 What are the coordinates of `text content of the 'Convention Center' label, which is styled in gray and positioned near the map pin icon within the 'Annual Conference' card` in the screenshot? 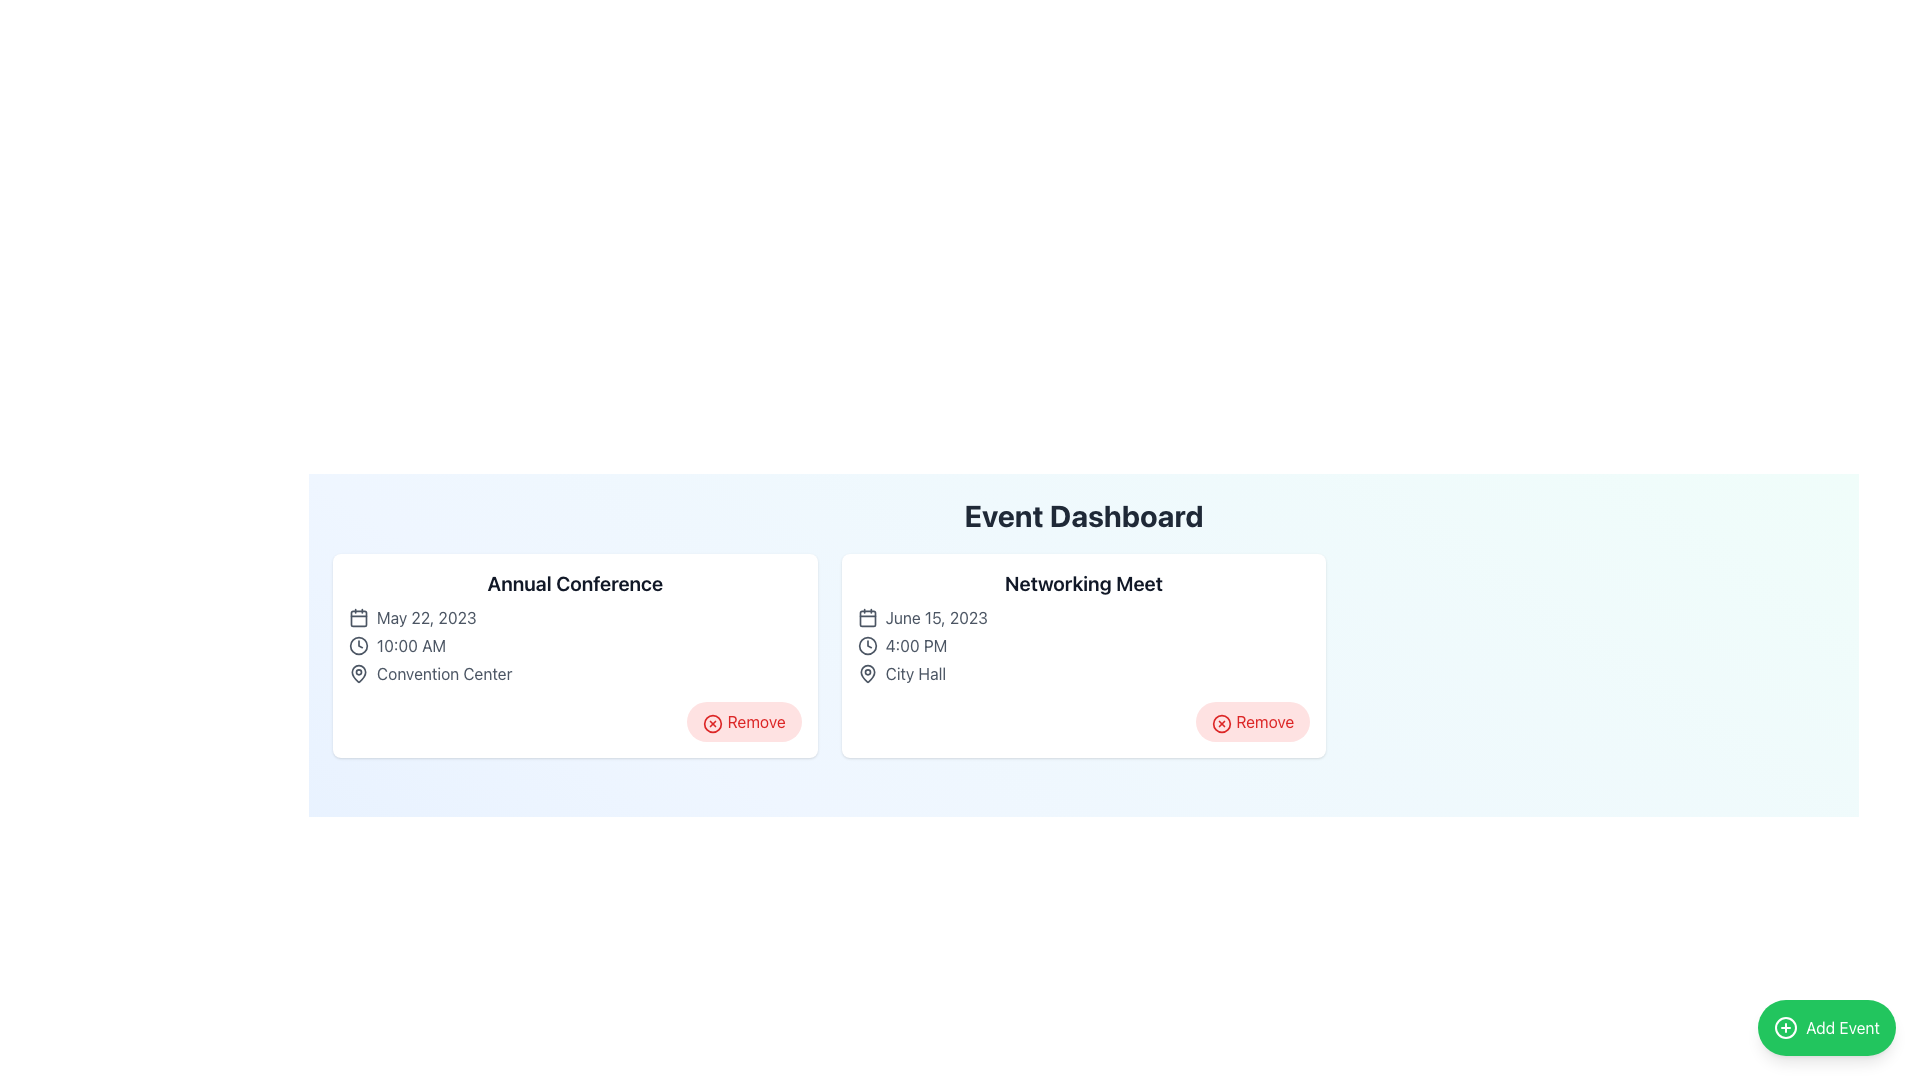 It's located at (443, 674).